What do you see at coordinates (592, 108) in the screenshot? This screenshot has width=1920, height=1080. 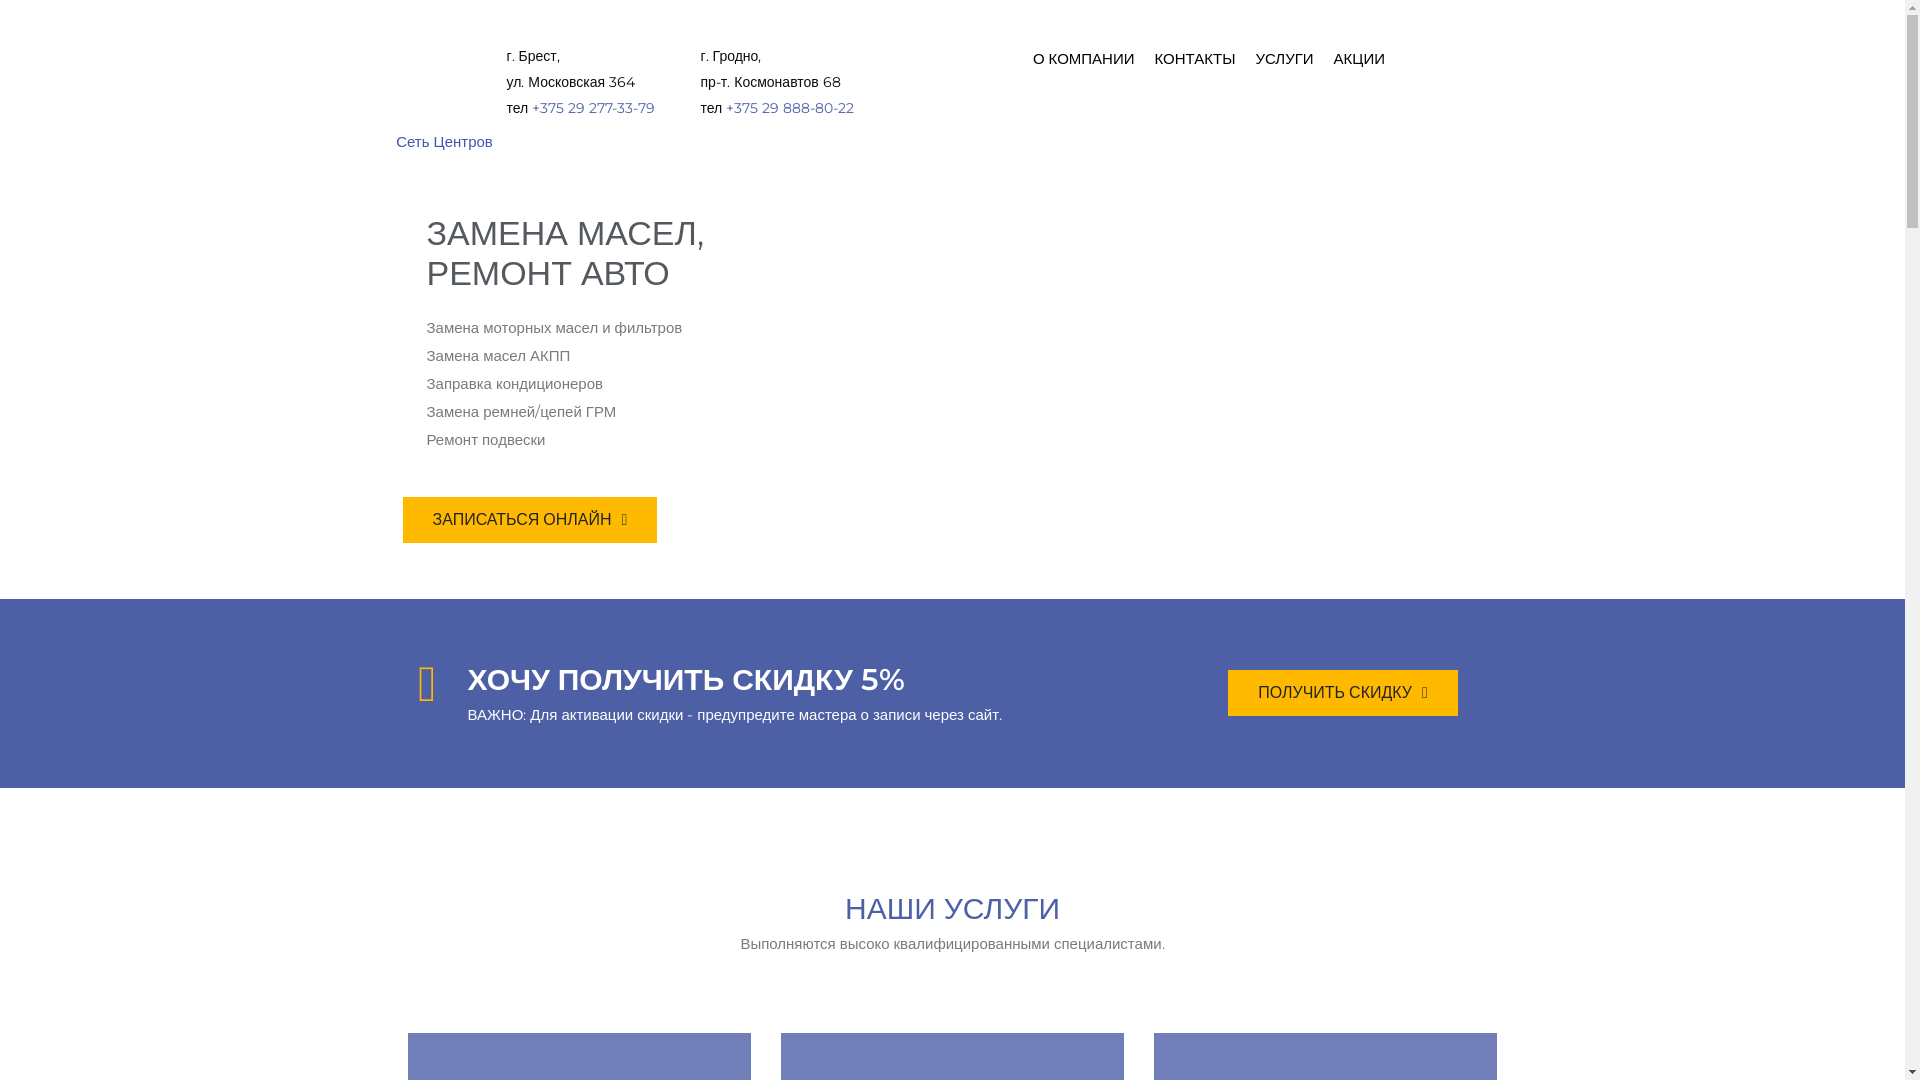 I see `'+375 29 277-33-79'` at bounding box center [592, 108].